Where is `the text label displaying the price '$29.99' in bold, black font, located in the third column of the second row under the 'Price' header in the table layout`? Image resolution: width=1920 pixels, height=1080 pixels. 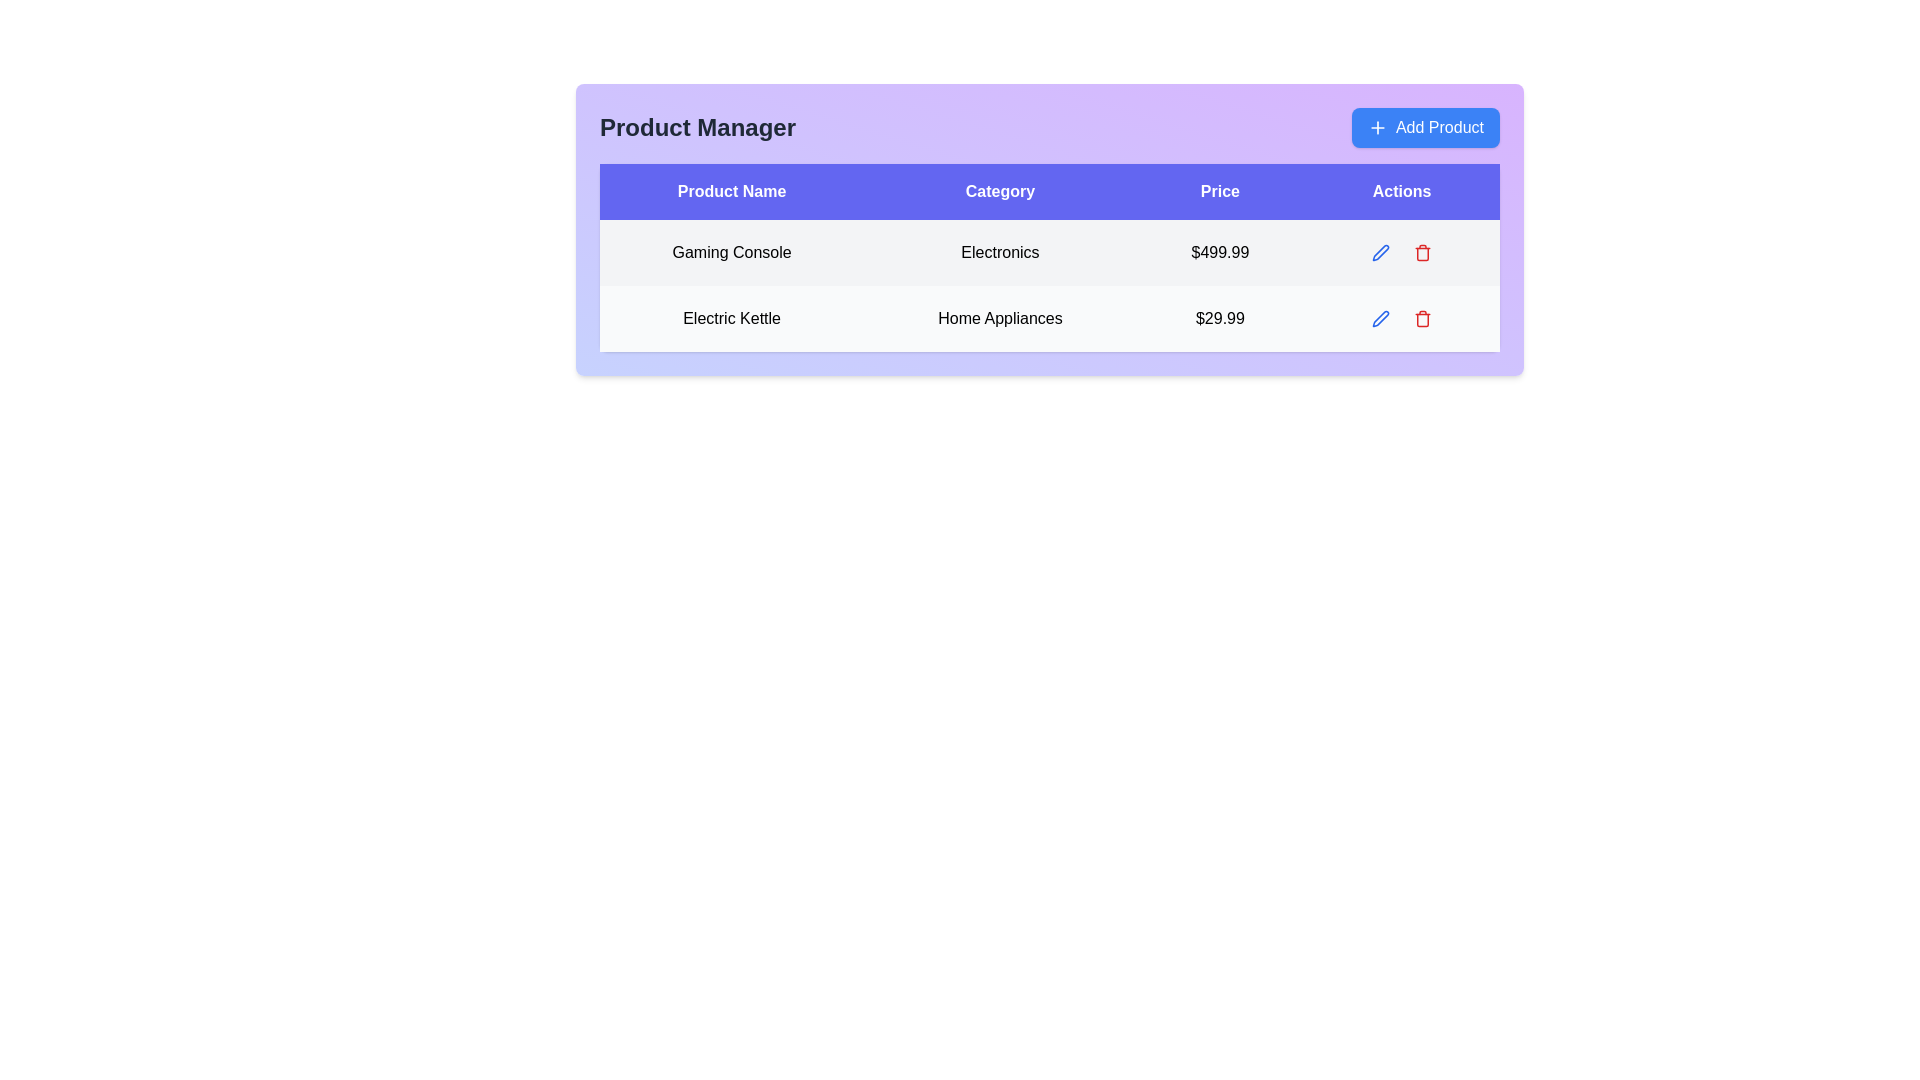 the text label displaying the price '$29.99' in bold, black font, located in the third column of the second row under the 'Price' header in the table layout is located at coordinates (1219, 318).